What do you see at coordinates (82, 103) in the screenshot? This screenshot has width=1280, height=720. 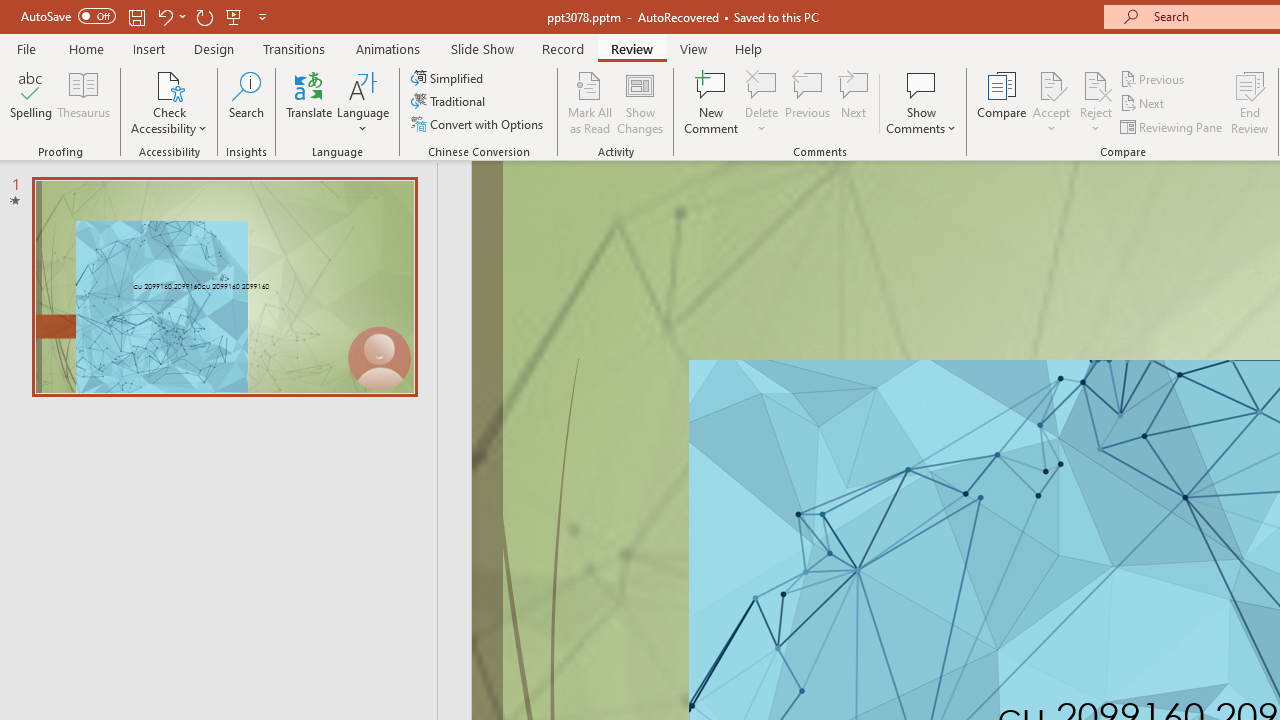 I see `'Thesaurus...'` at bounding box center [82, 103].